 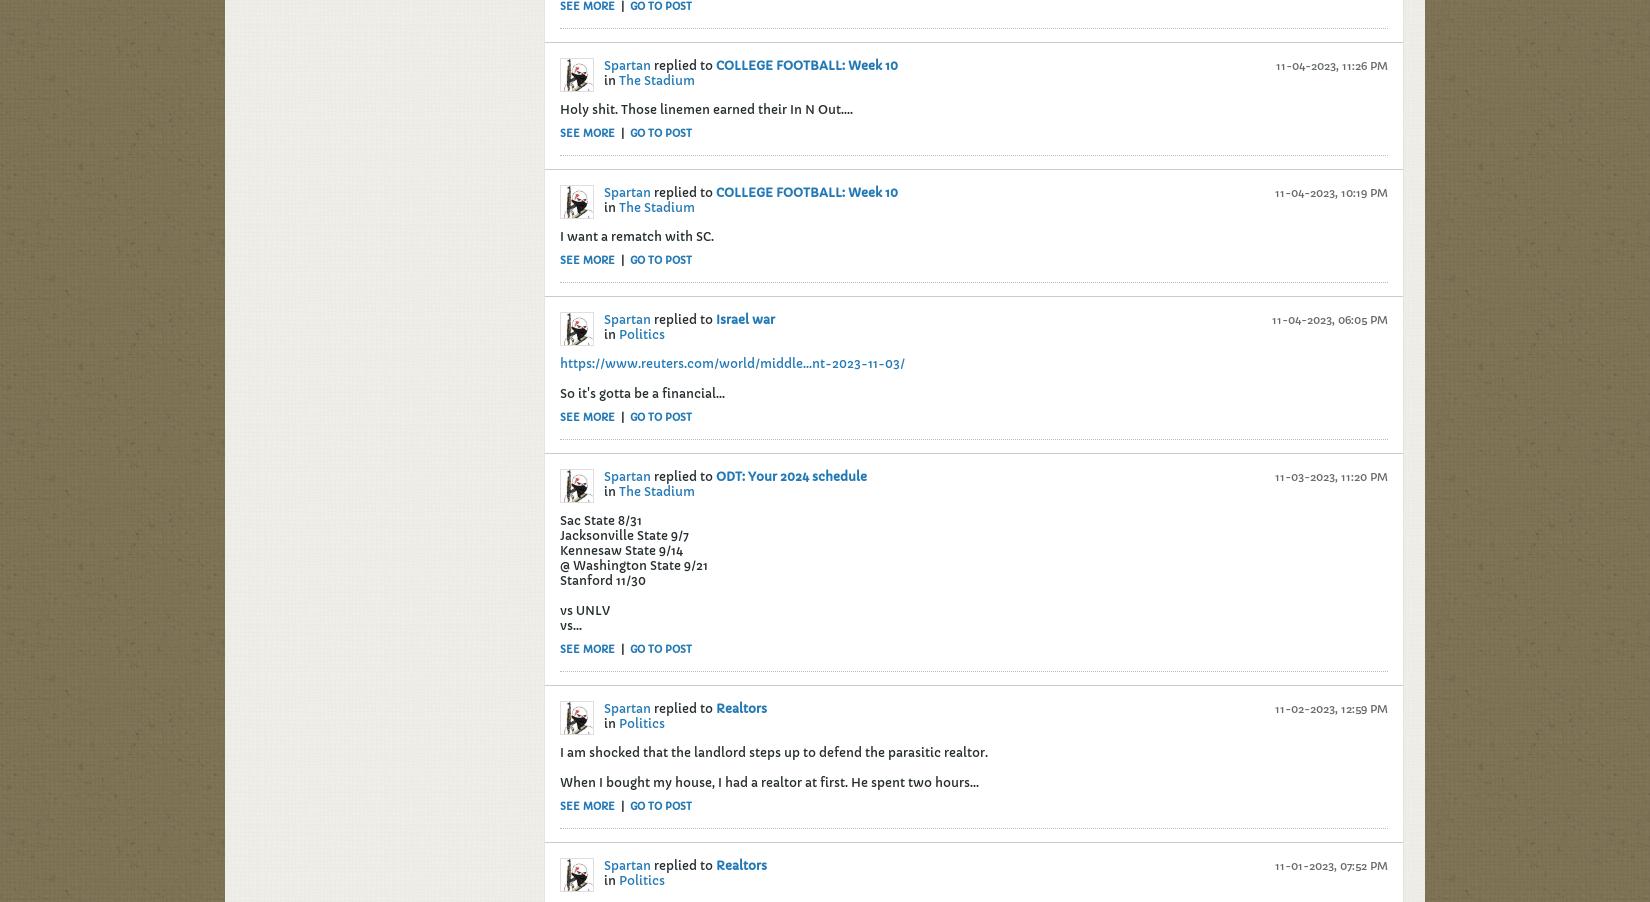 I want to click on 'So it's gotta be a financial...', so click(x=641, y=392).